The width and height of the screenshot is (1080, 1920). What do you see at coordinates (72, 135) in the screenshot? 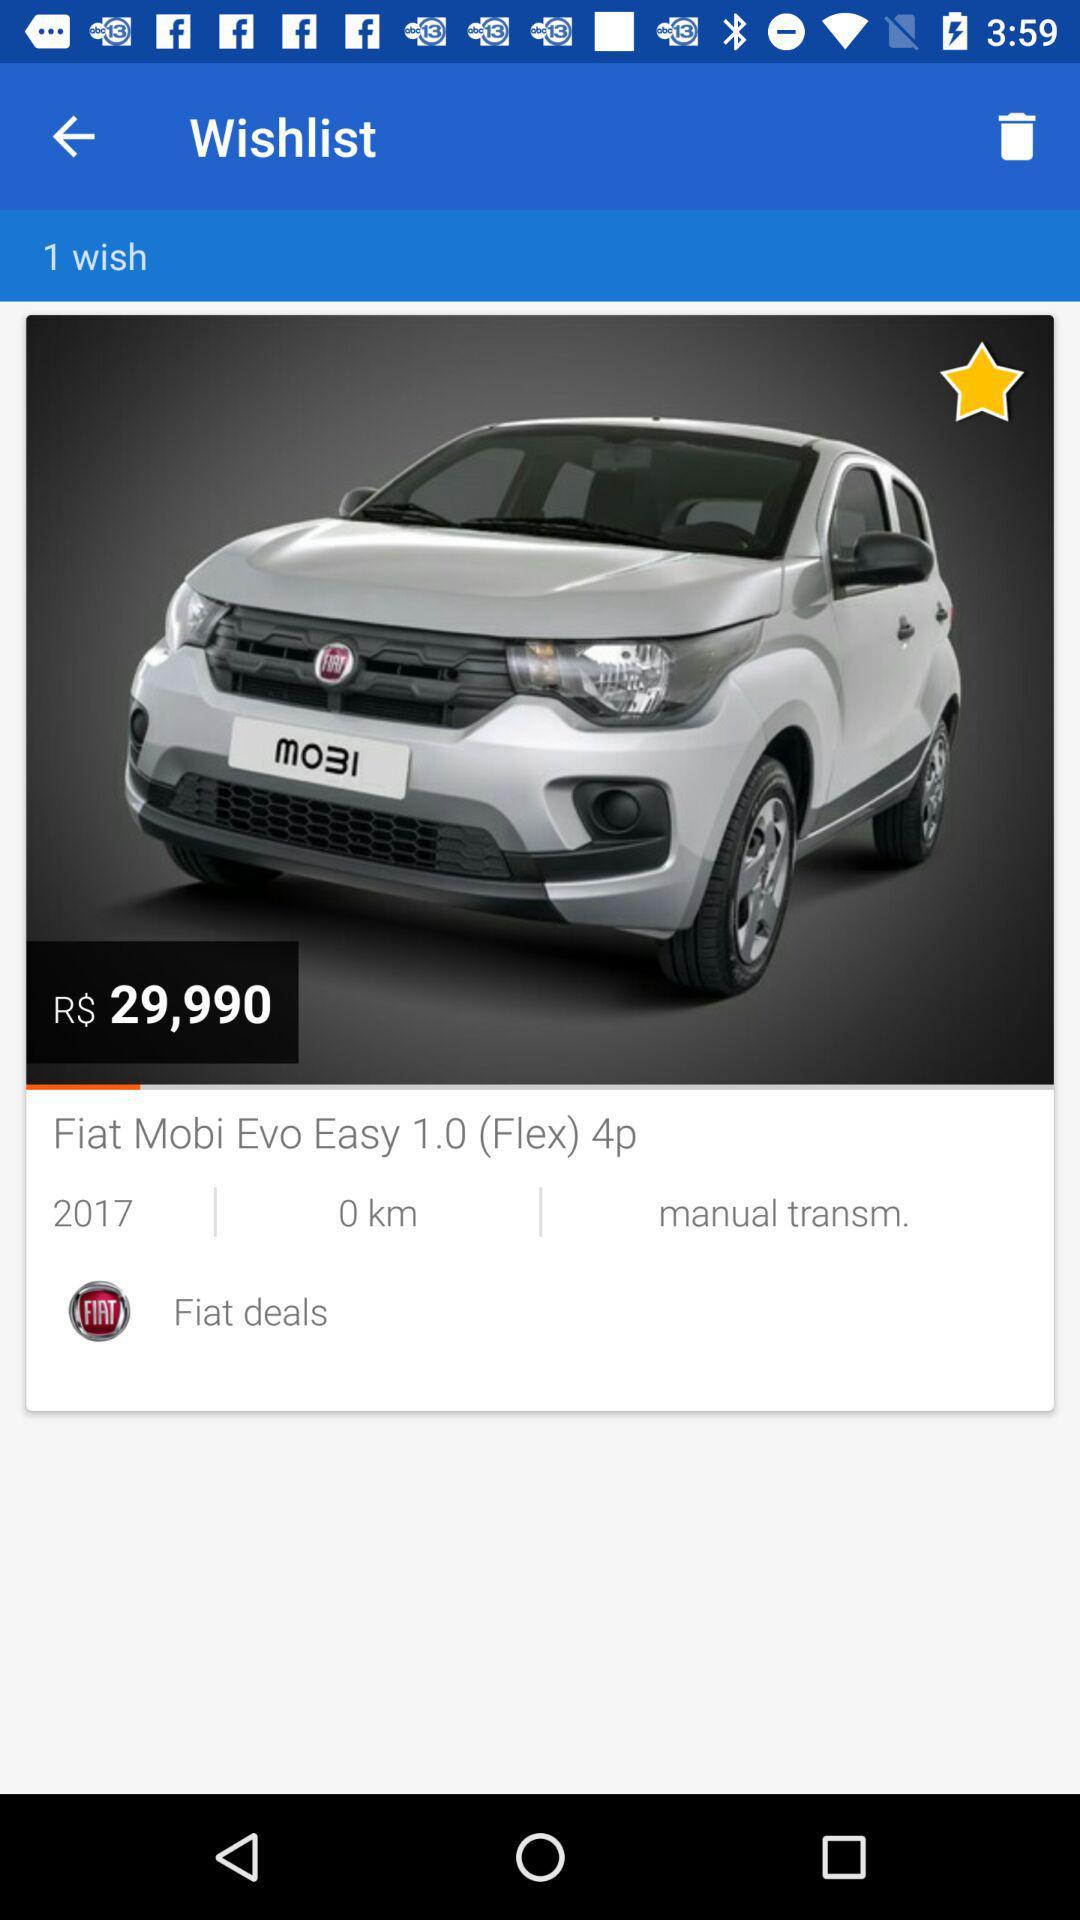
I see `the icon next to wishlist icon` at bounding box center [72, 135].